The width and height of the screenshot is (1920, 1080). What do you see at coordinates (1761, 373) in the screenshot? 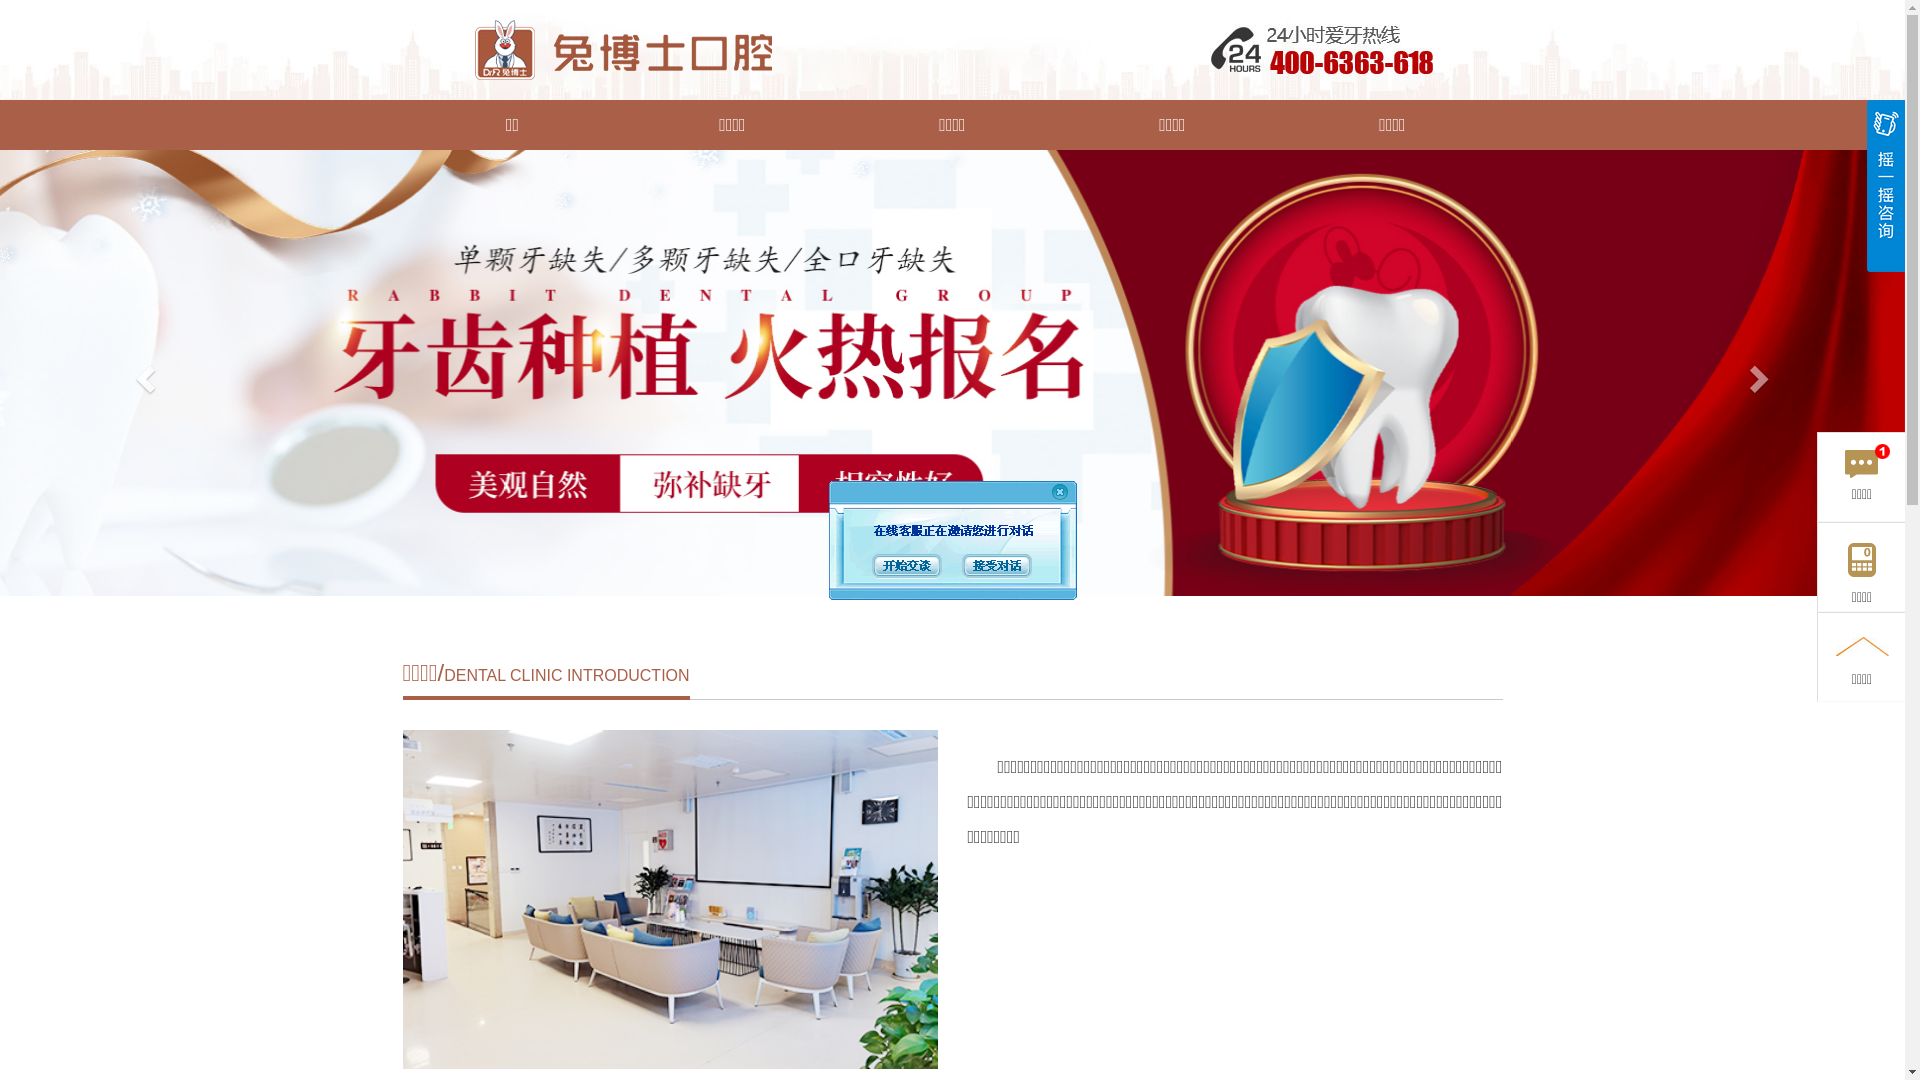
I see `'Next'` at bounding box center [1761, 373].